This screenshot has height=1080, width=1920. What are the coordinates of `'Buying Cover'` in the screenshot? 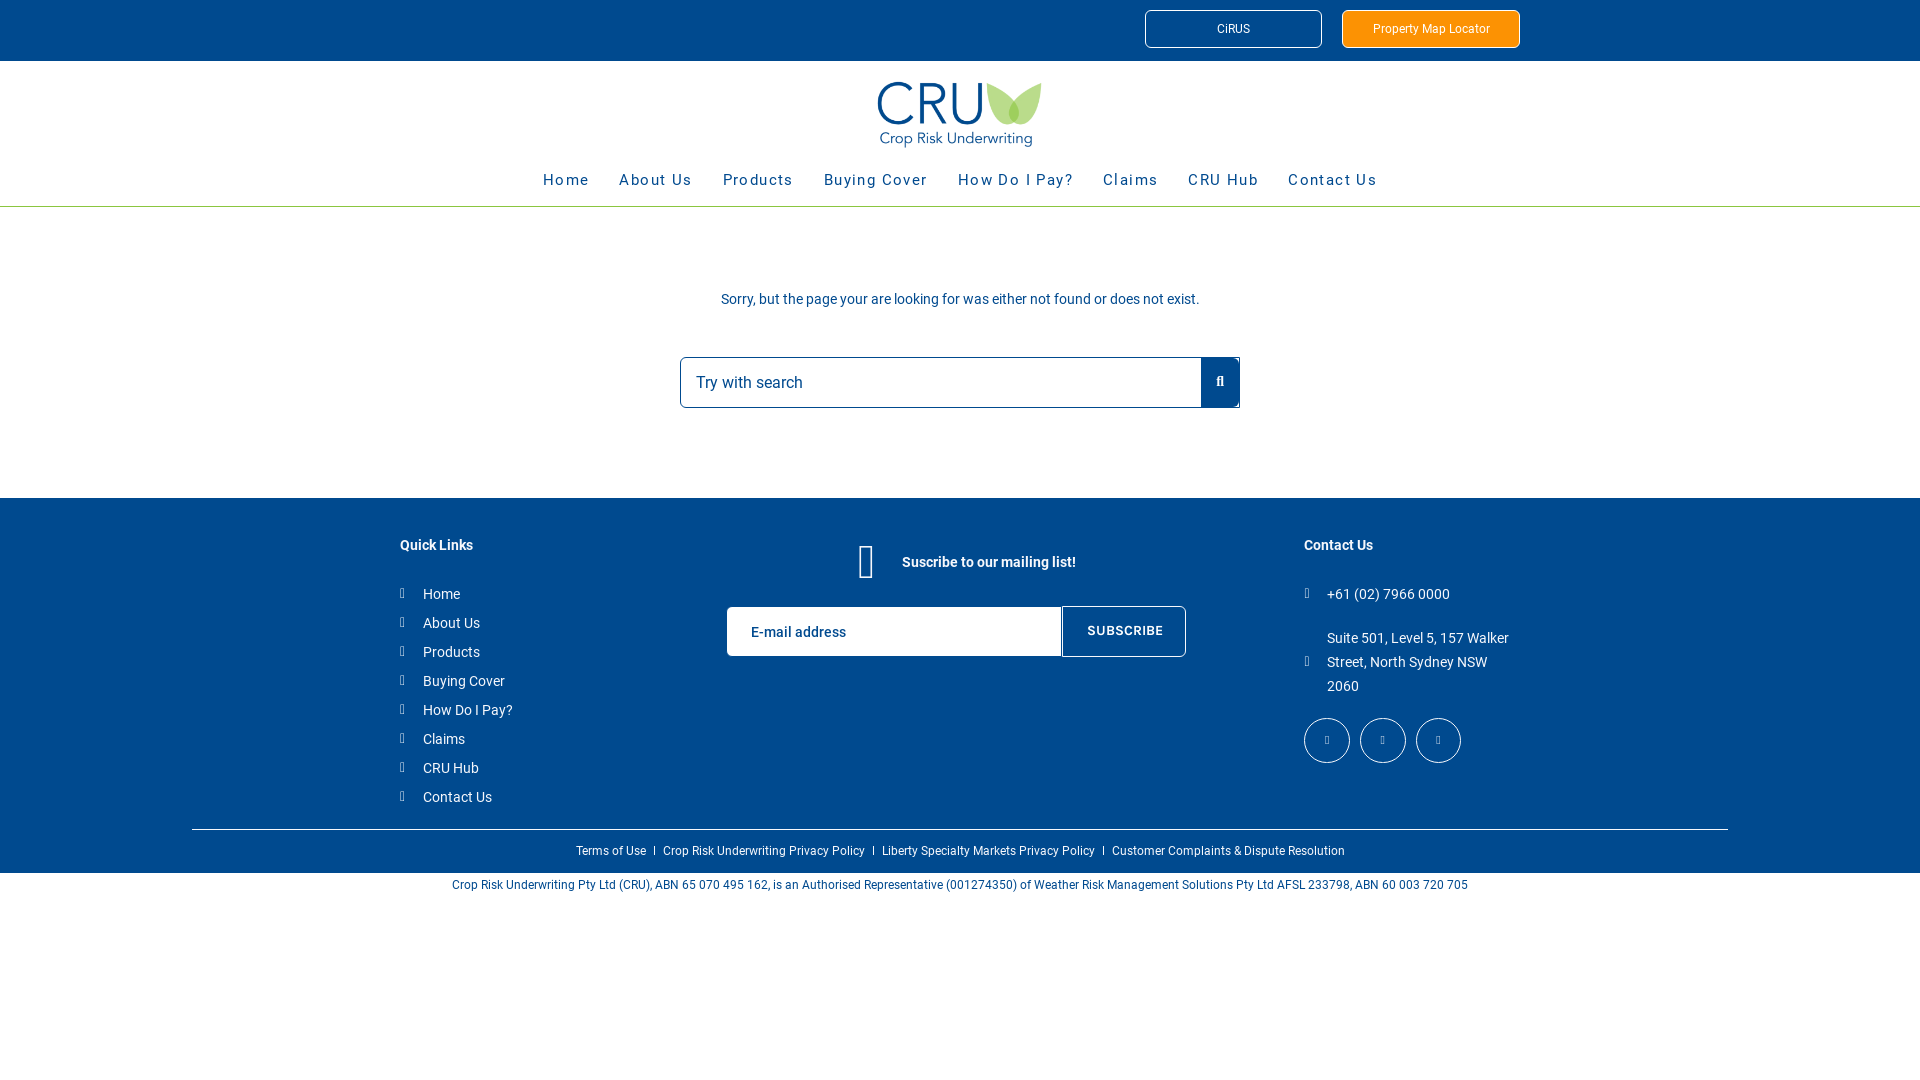 It's located at (875, 188).